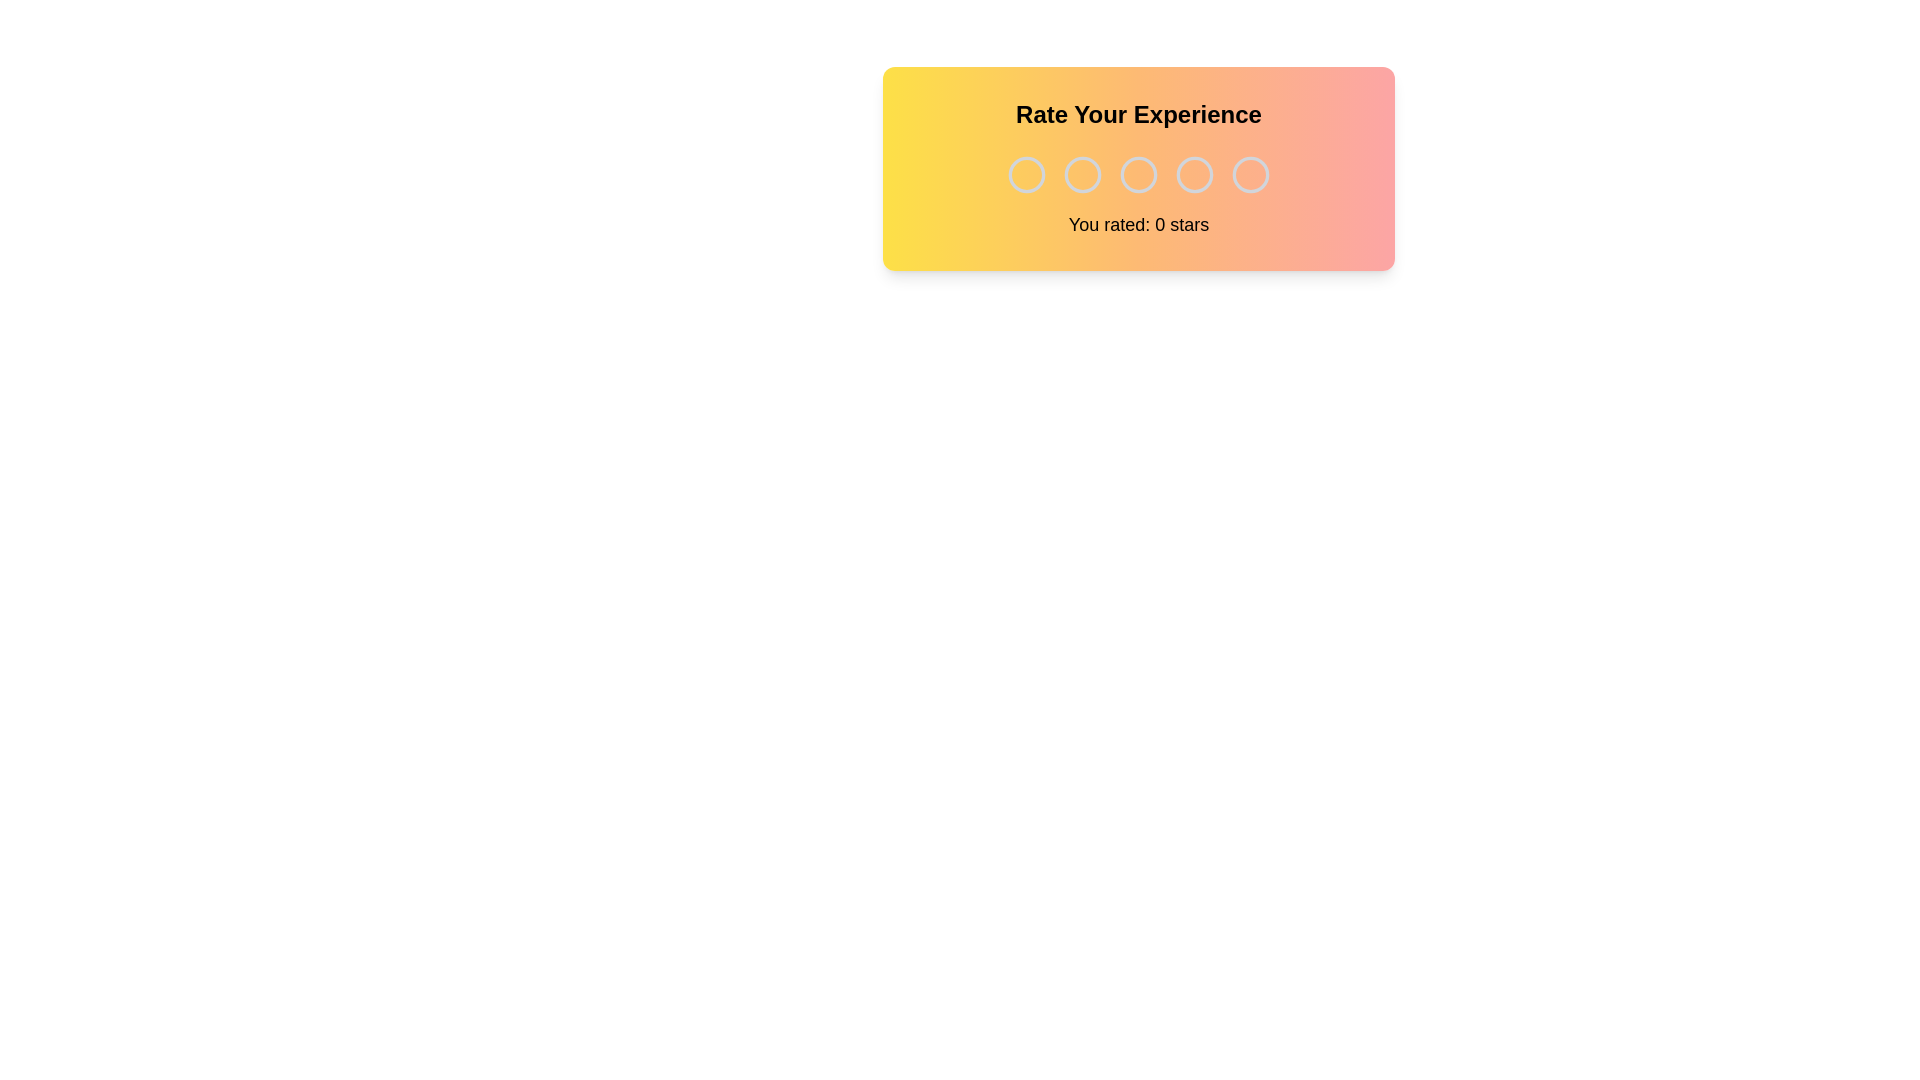  Describe the element at coordinates (1082, 173) in the screenshot. I see `the rating to 2 stars by clicking on the corresponding star` at that location.